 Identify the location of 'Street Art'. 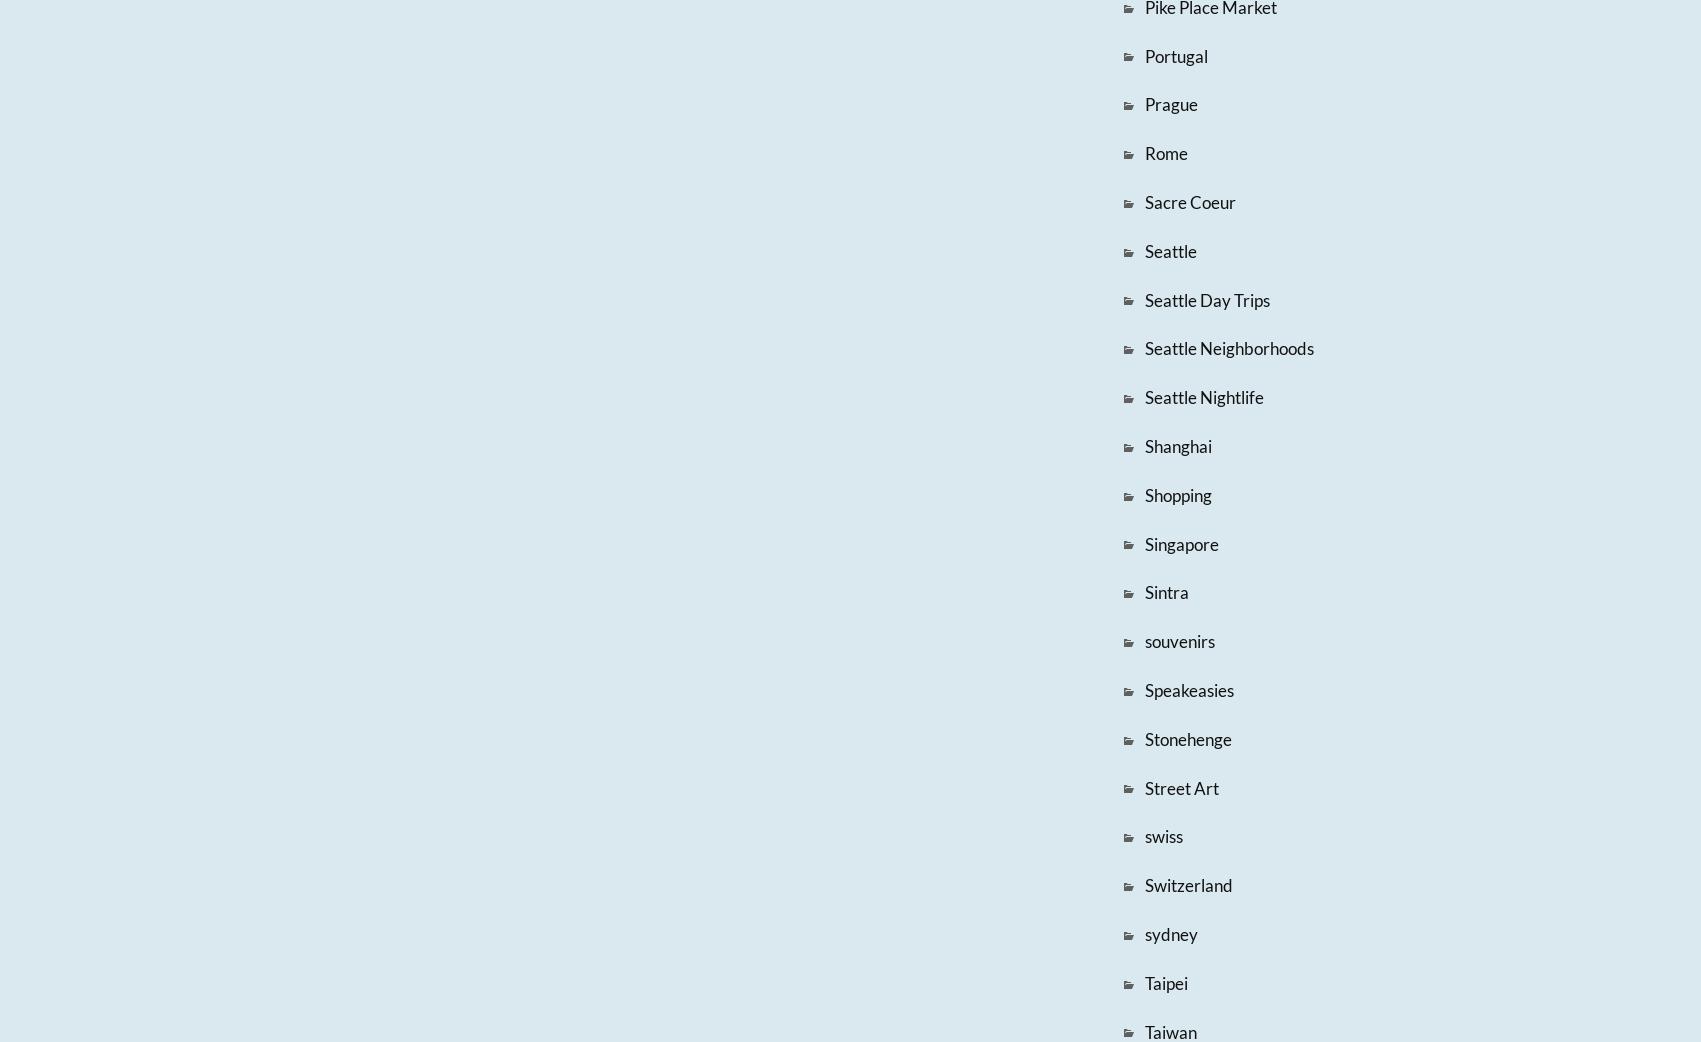
(1142, 787).